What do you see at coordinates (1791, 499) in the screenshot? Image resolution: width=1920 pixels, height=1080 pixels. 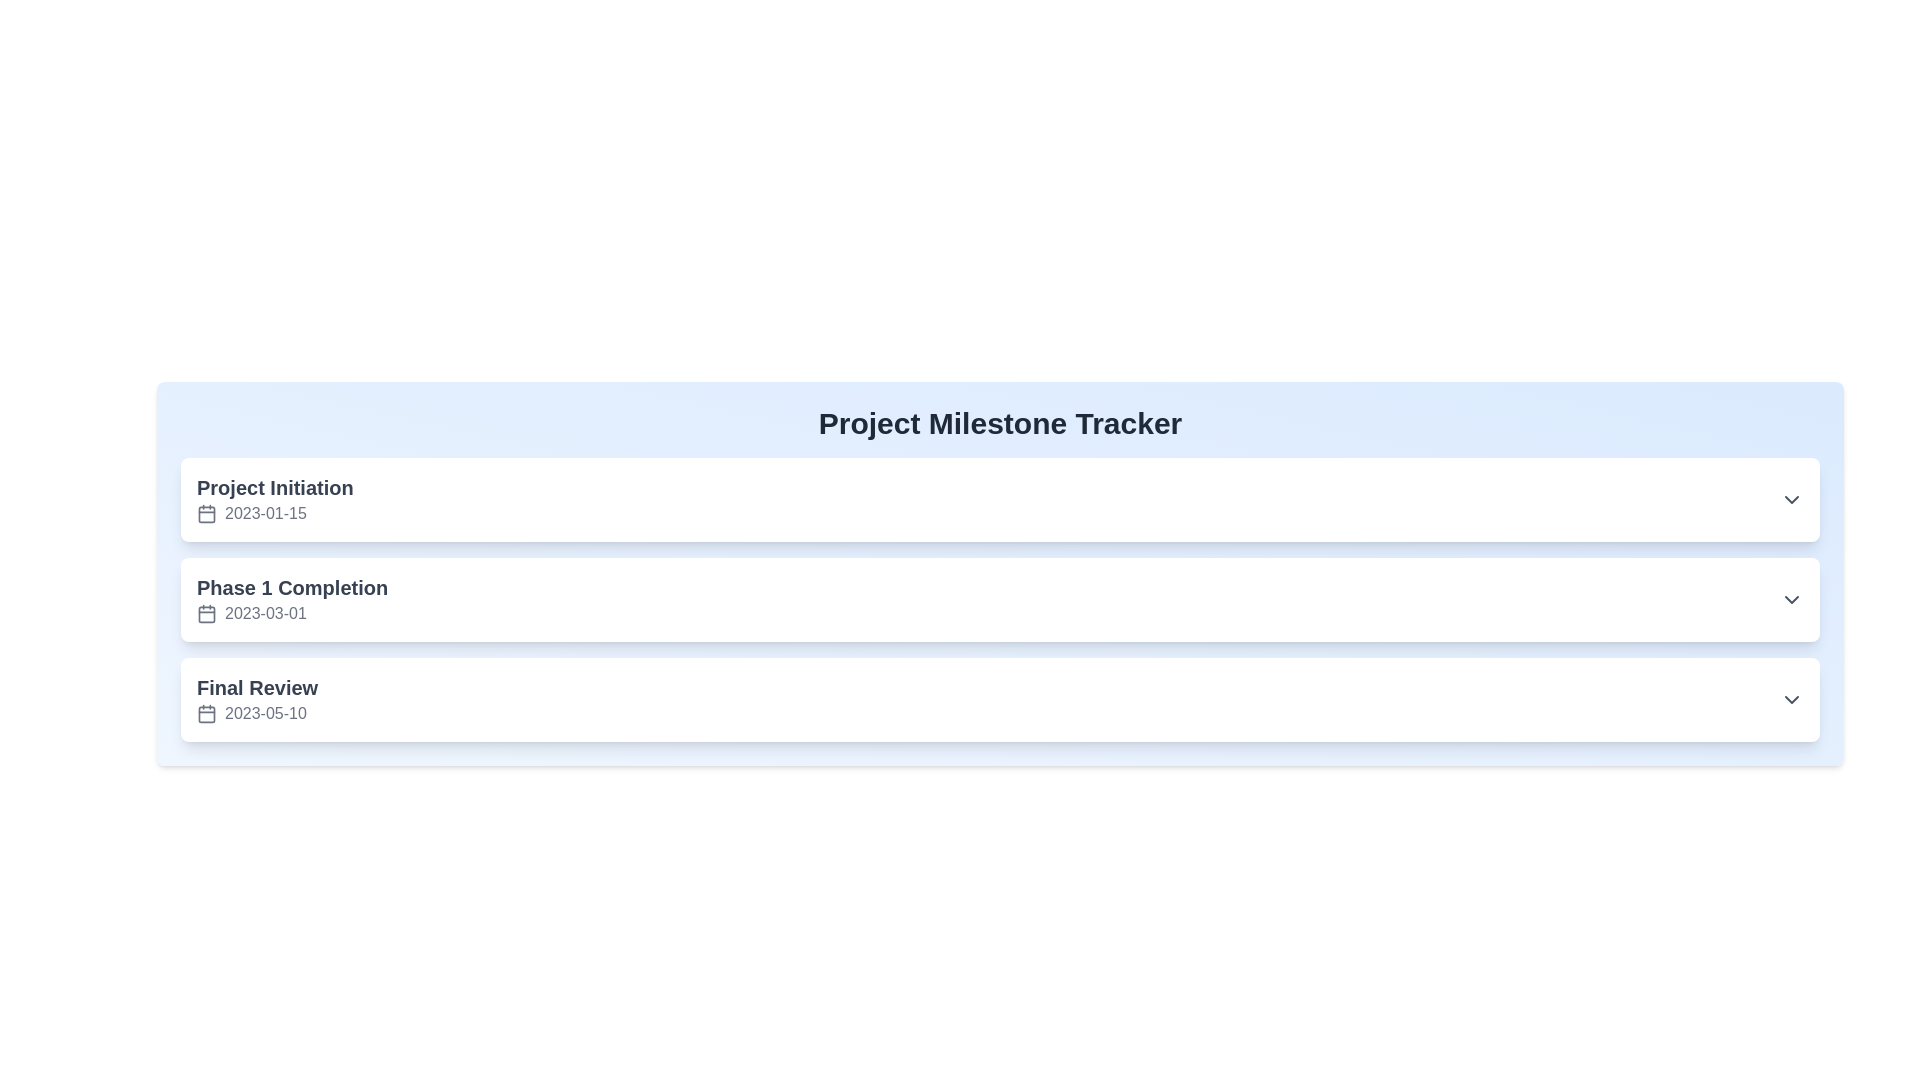 I see `the dropdown toggle icon on the rightmost side of the 'Project Initiation' section` at bounding box center [1791, 499].